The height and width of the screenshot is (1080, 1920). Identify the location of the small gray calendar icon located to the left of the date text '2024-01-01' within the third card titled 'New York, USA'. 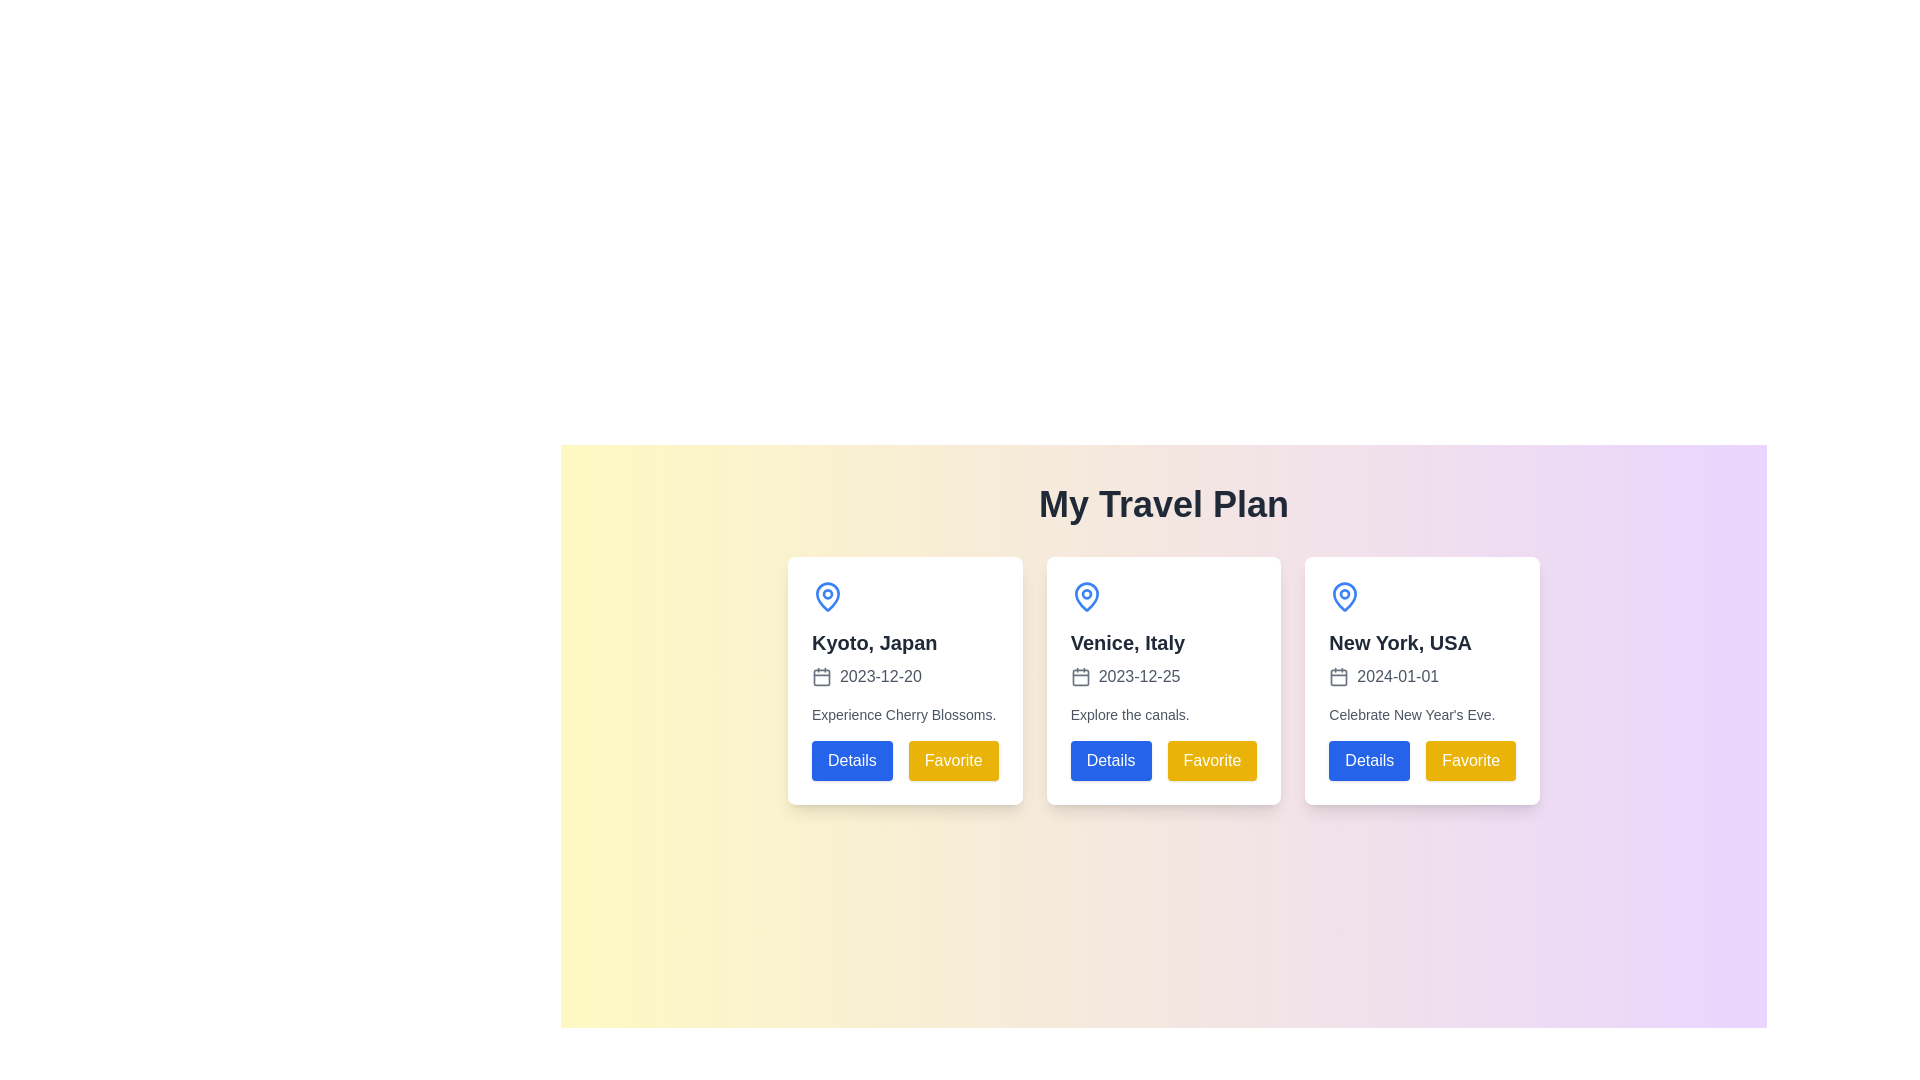
(1339, 676).